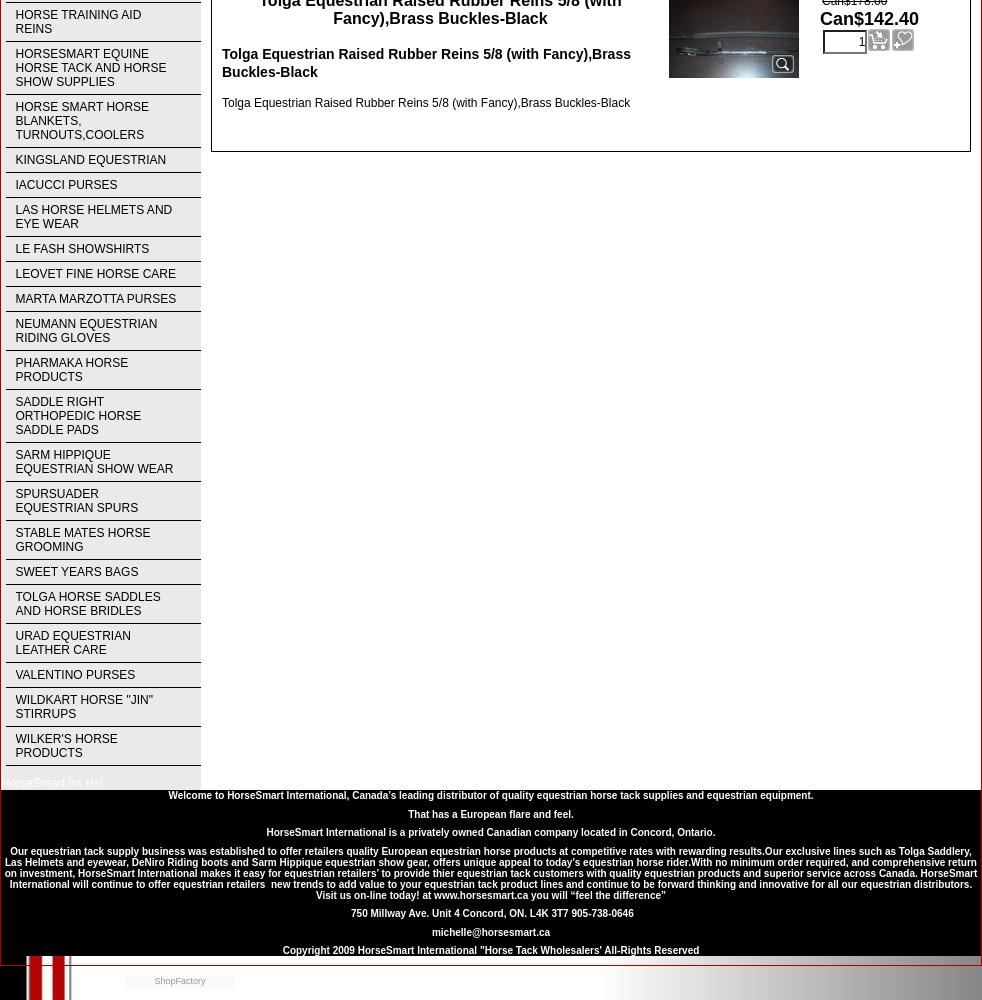 The height and width of the screenshot is (1000, 982). Describe the element at coordinates (14, 299) in the screenshot. I see `'MARTA MARZOTTA PURSES'` at that location.